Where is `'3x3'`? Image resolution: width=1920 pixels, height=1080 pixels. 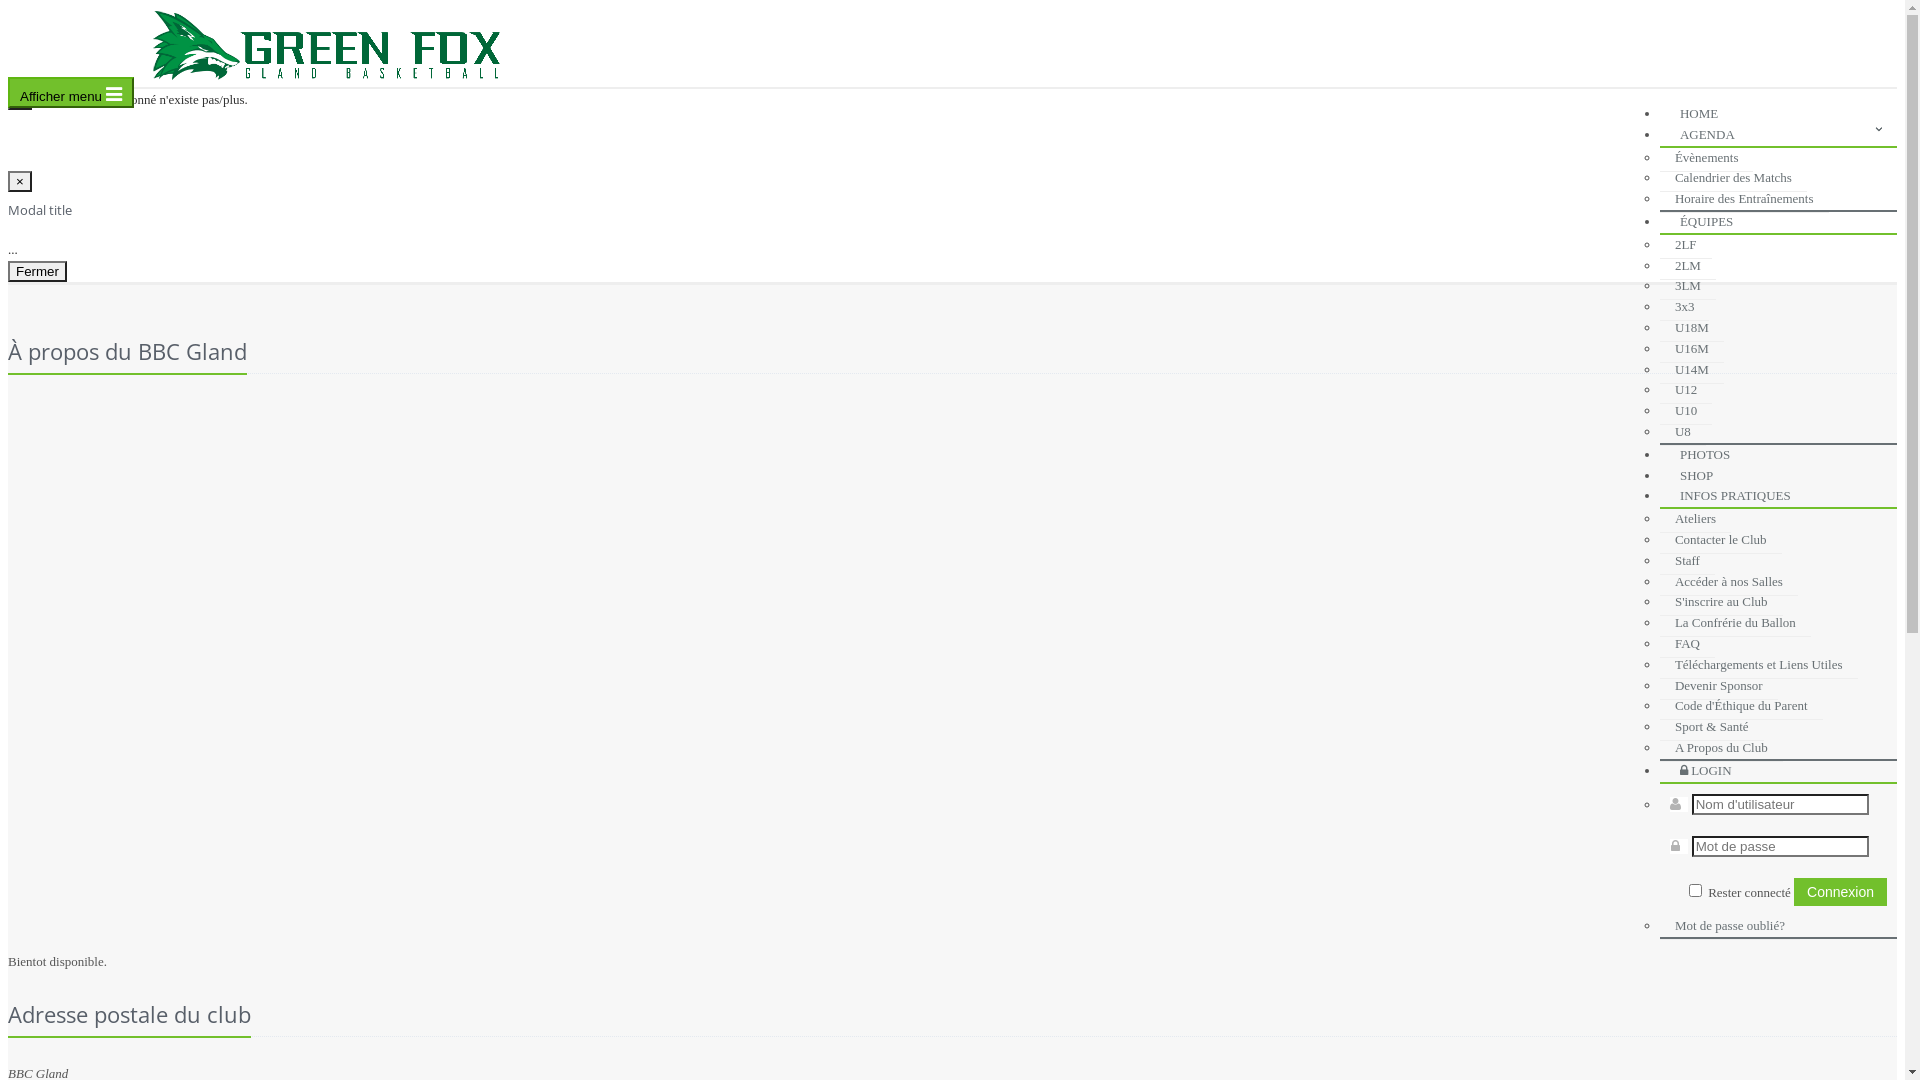 '3x3' is located at coordinates (1683, 307).